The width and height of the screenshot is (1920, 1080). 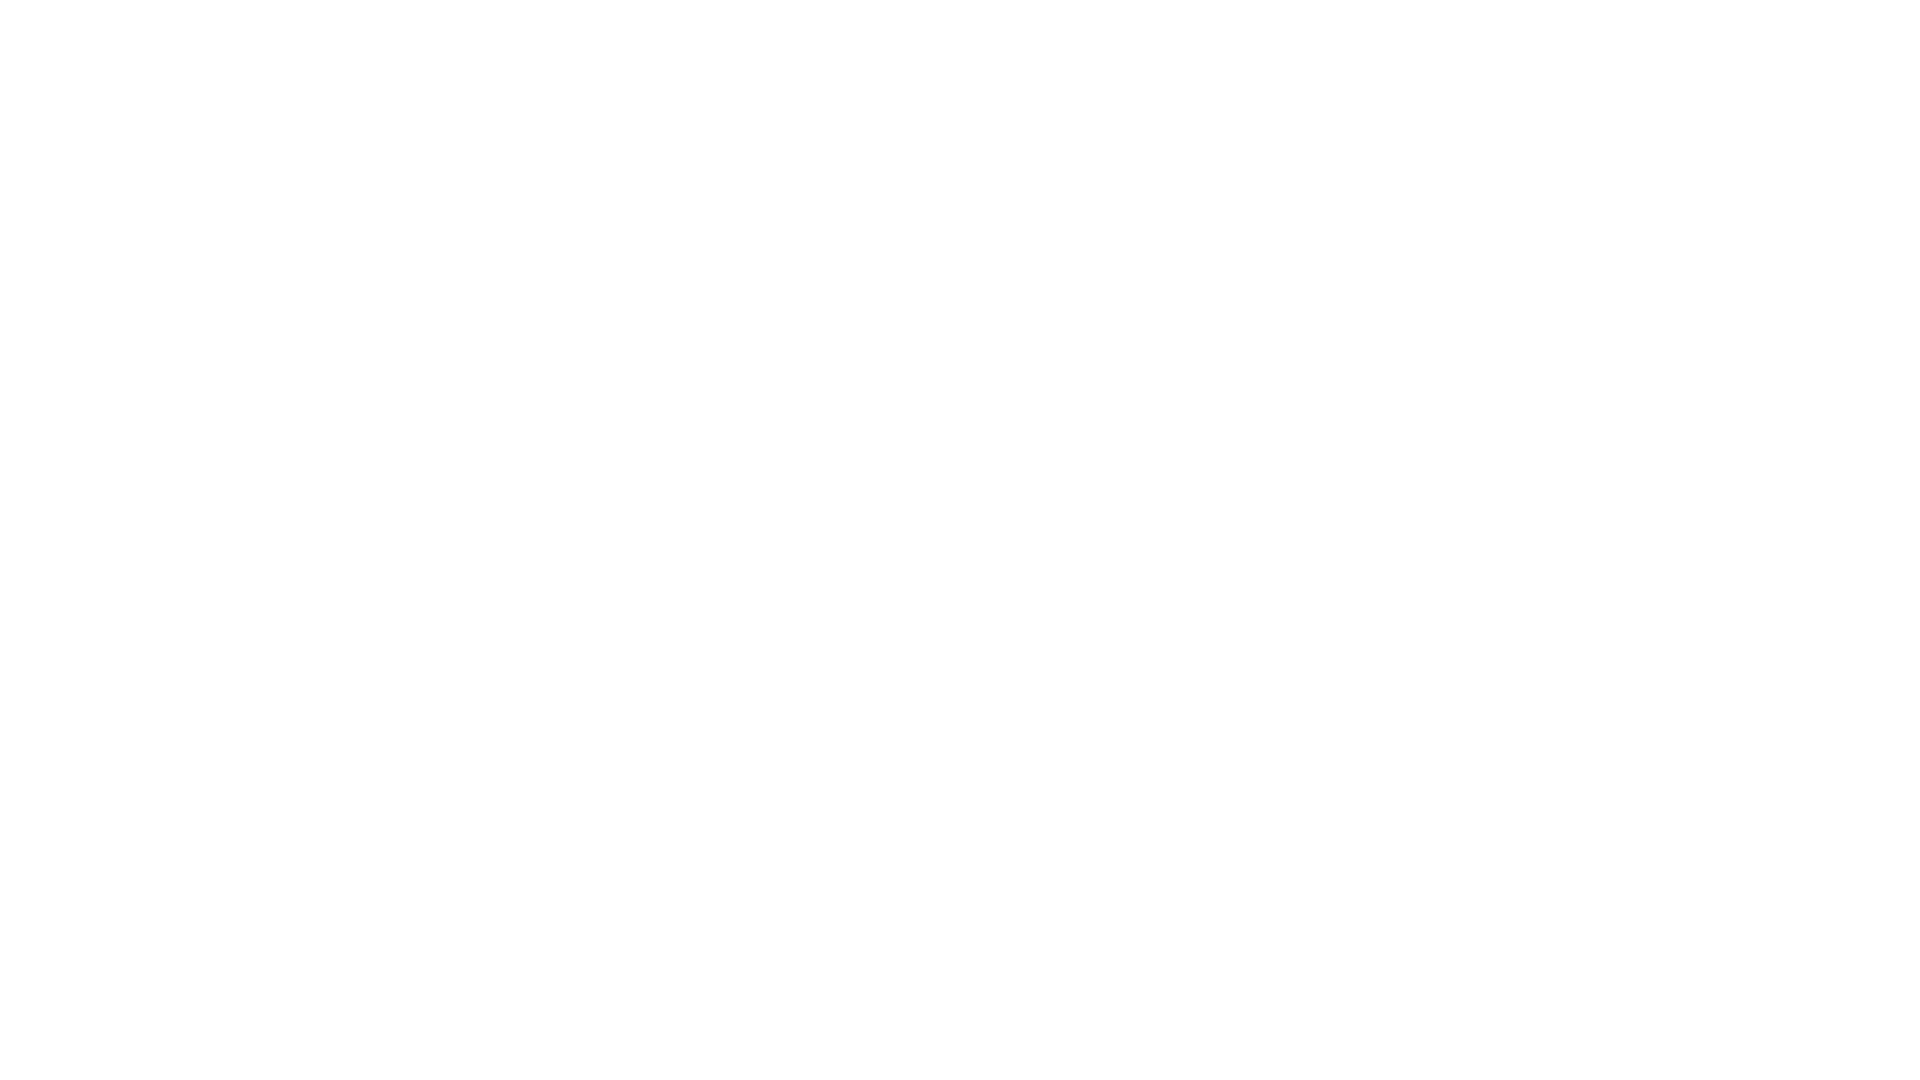 What do you see at coordinates (1350, 32) in the screenshot?
I see `Sign In` at bounding box center [1350, 32].